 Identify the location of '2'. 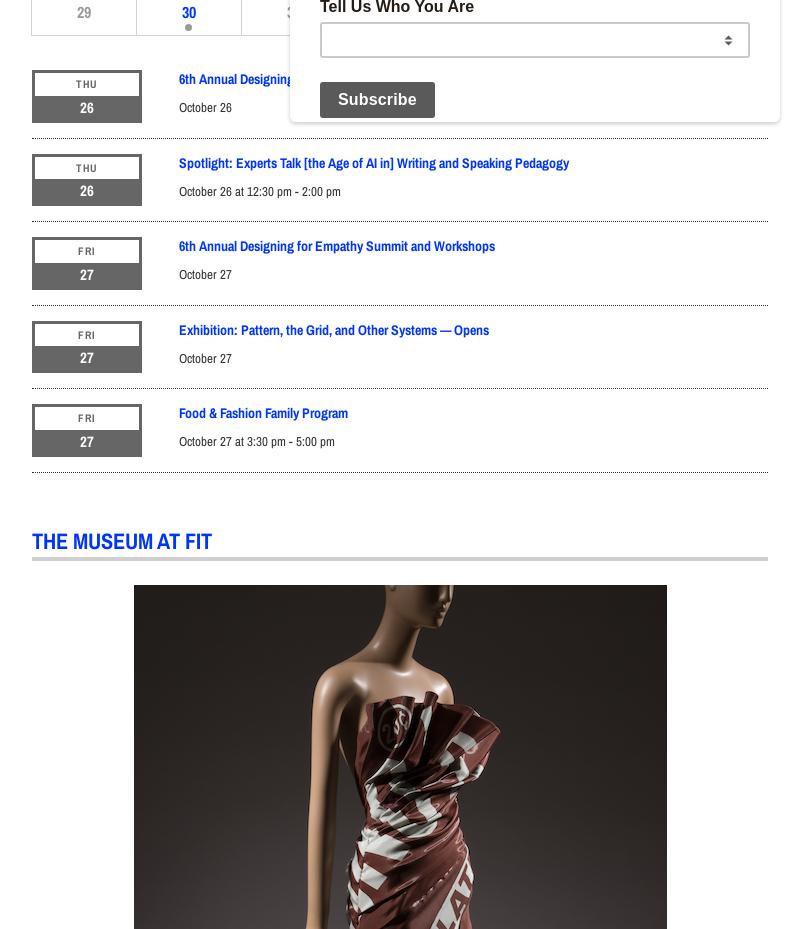
(502, 10).